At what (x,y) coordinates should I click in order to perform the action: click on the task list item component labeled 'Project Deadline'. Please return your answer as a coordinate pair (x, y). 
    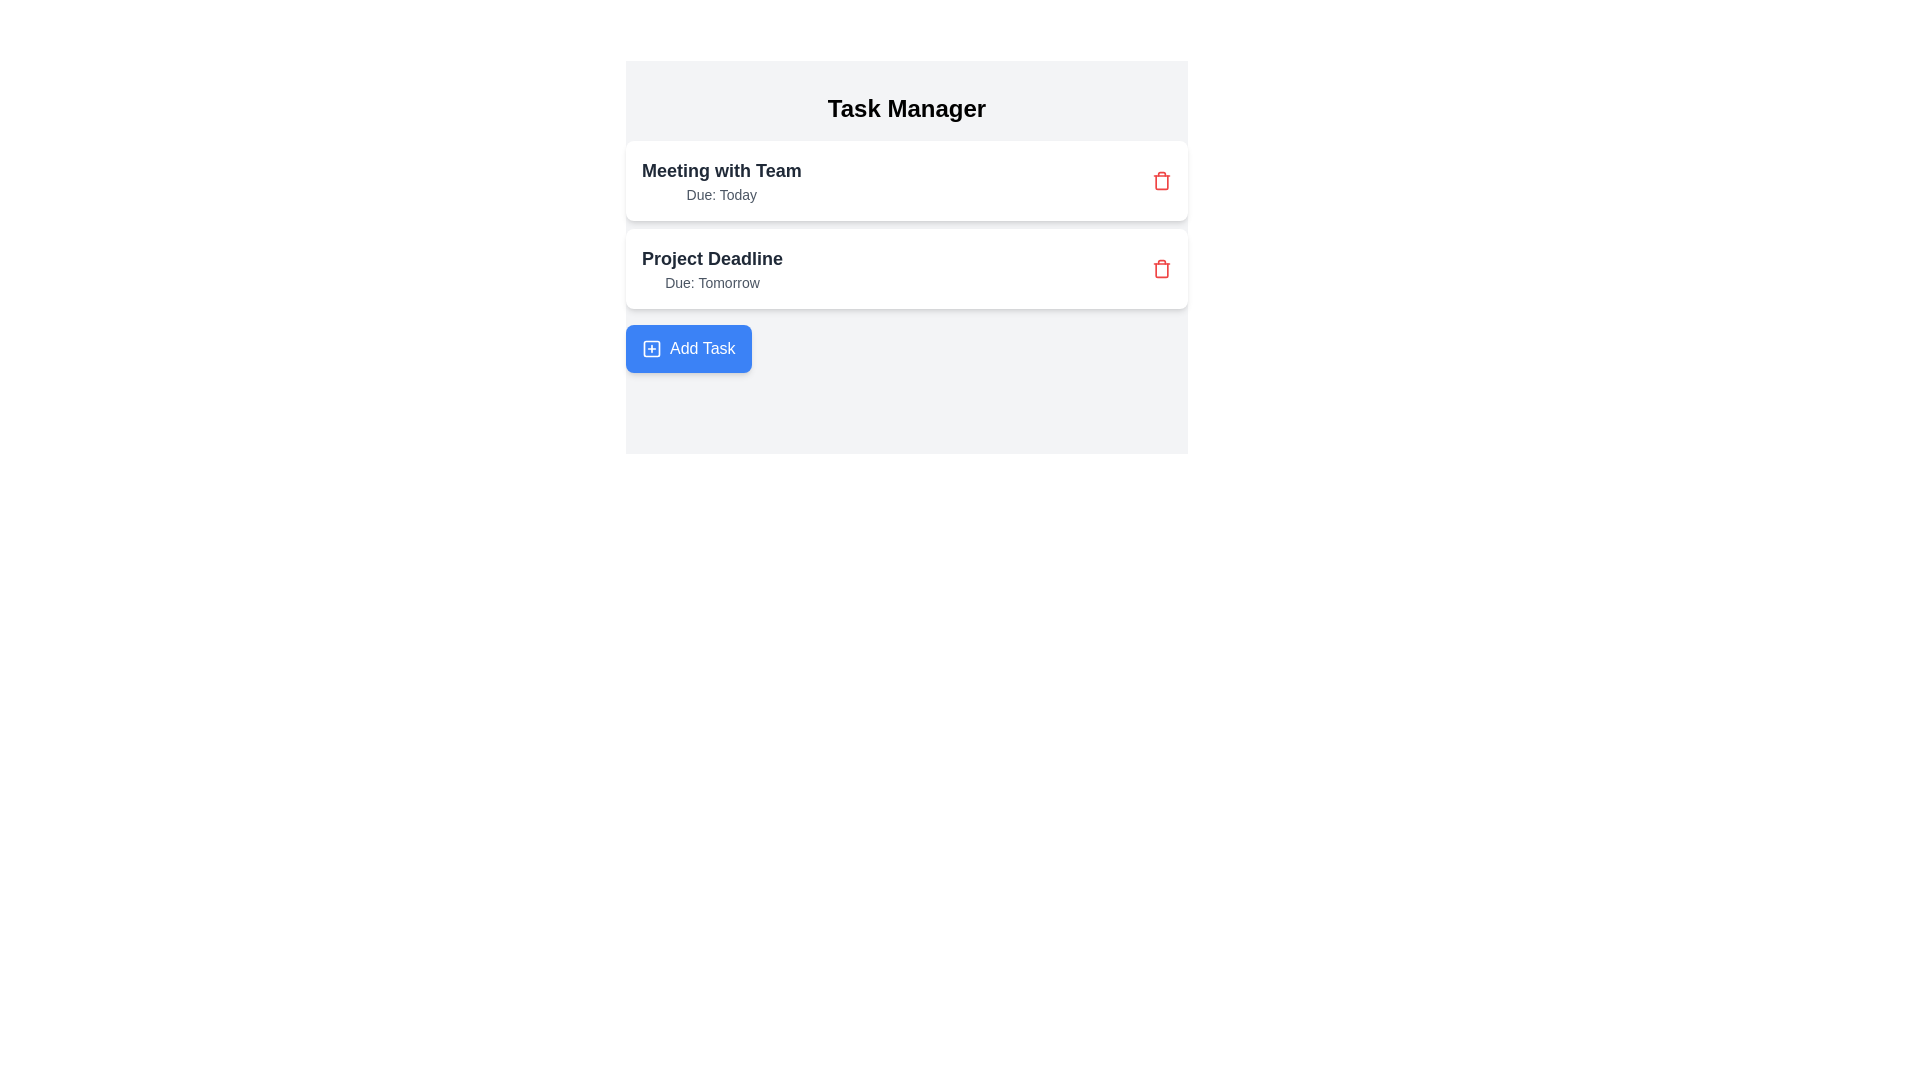
    Looking at the image, I should click on (906, 244).